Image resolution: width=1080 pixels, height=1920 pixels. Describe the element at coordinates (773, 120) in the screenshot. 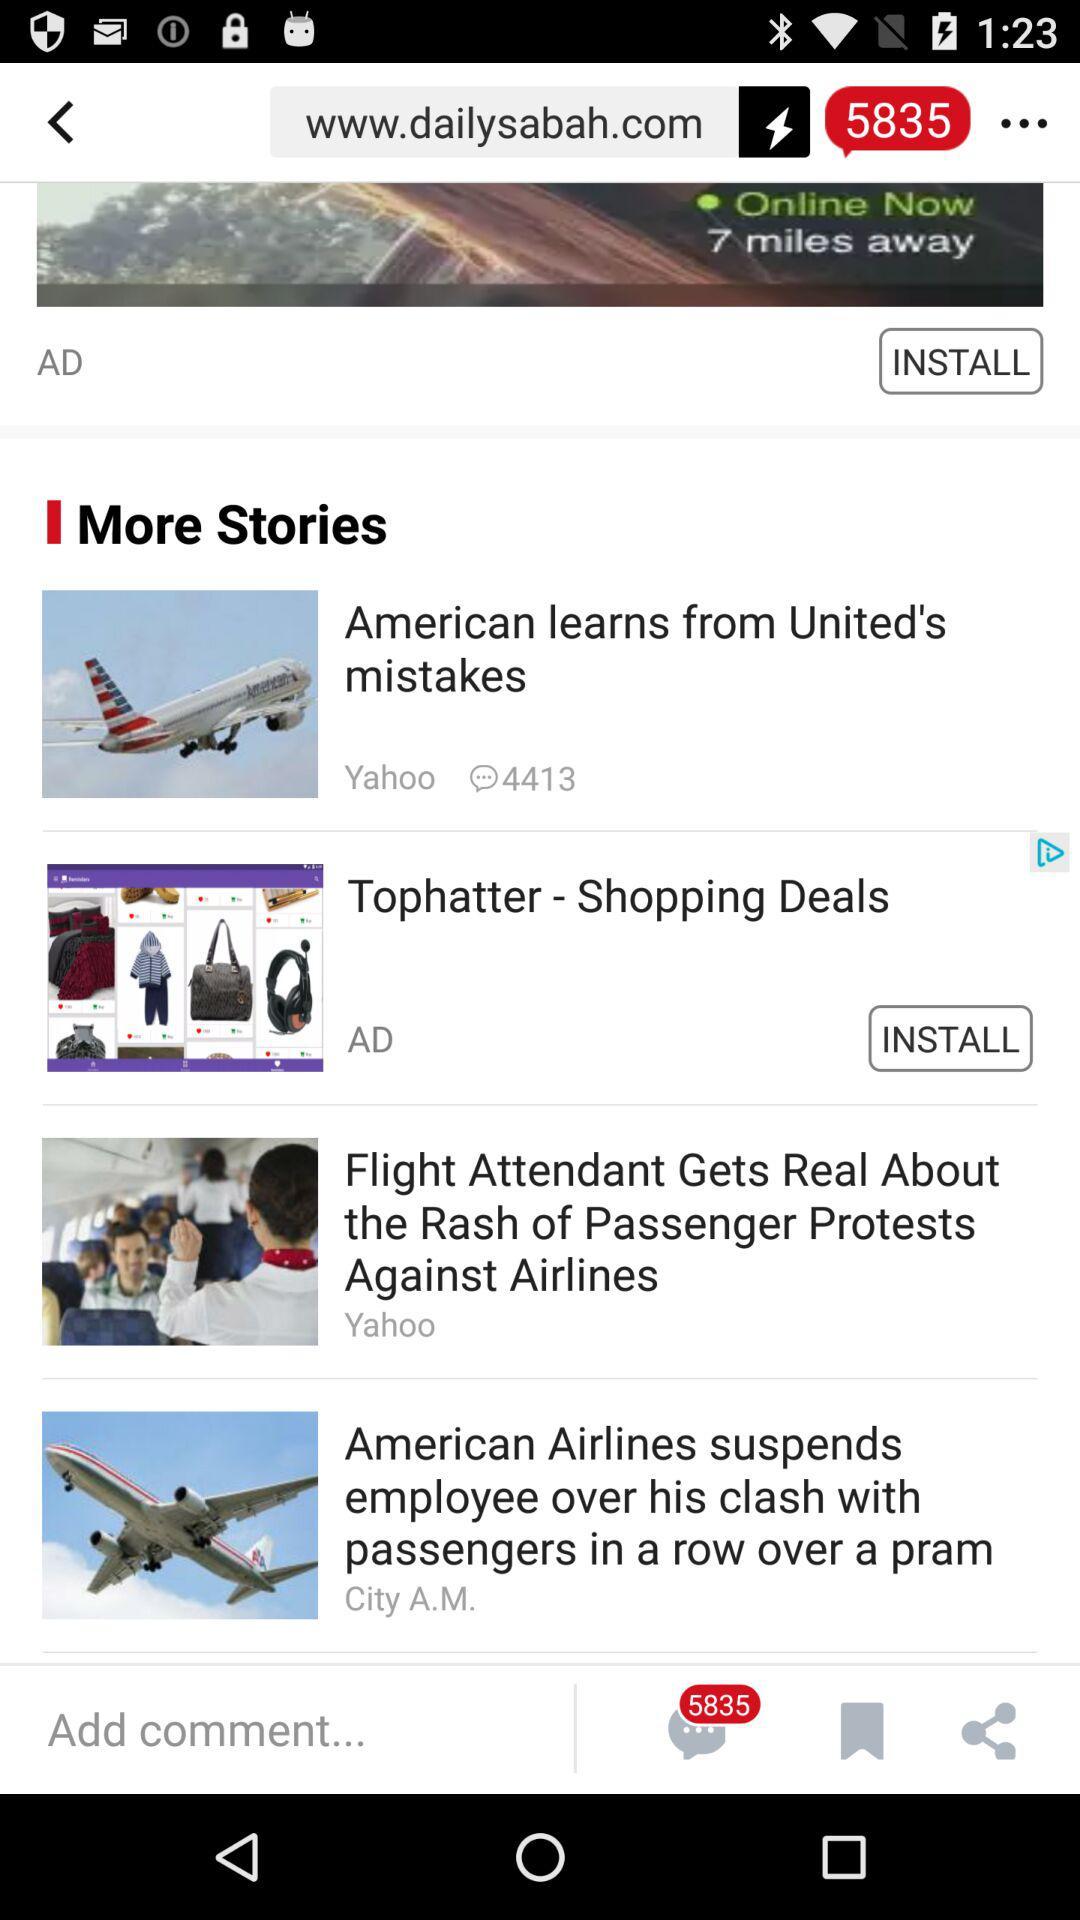

I see `the black colored icon with flash symbol at top right of the page` at that location.